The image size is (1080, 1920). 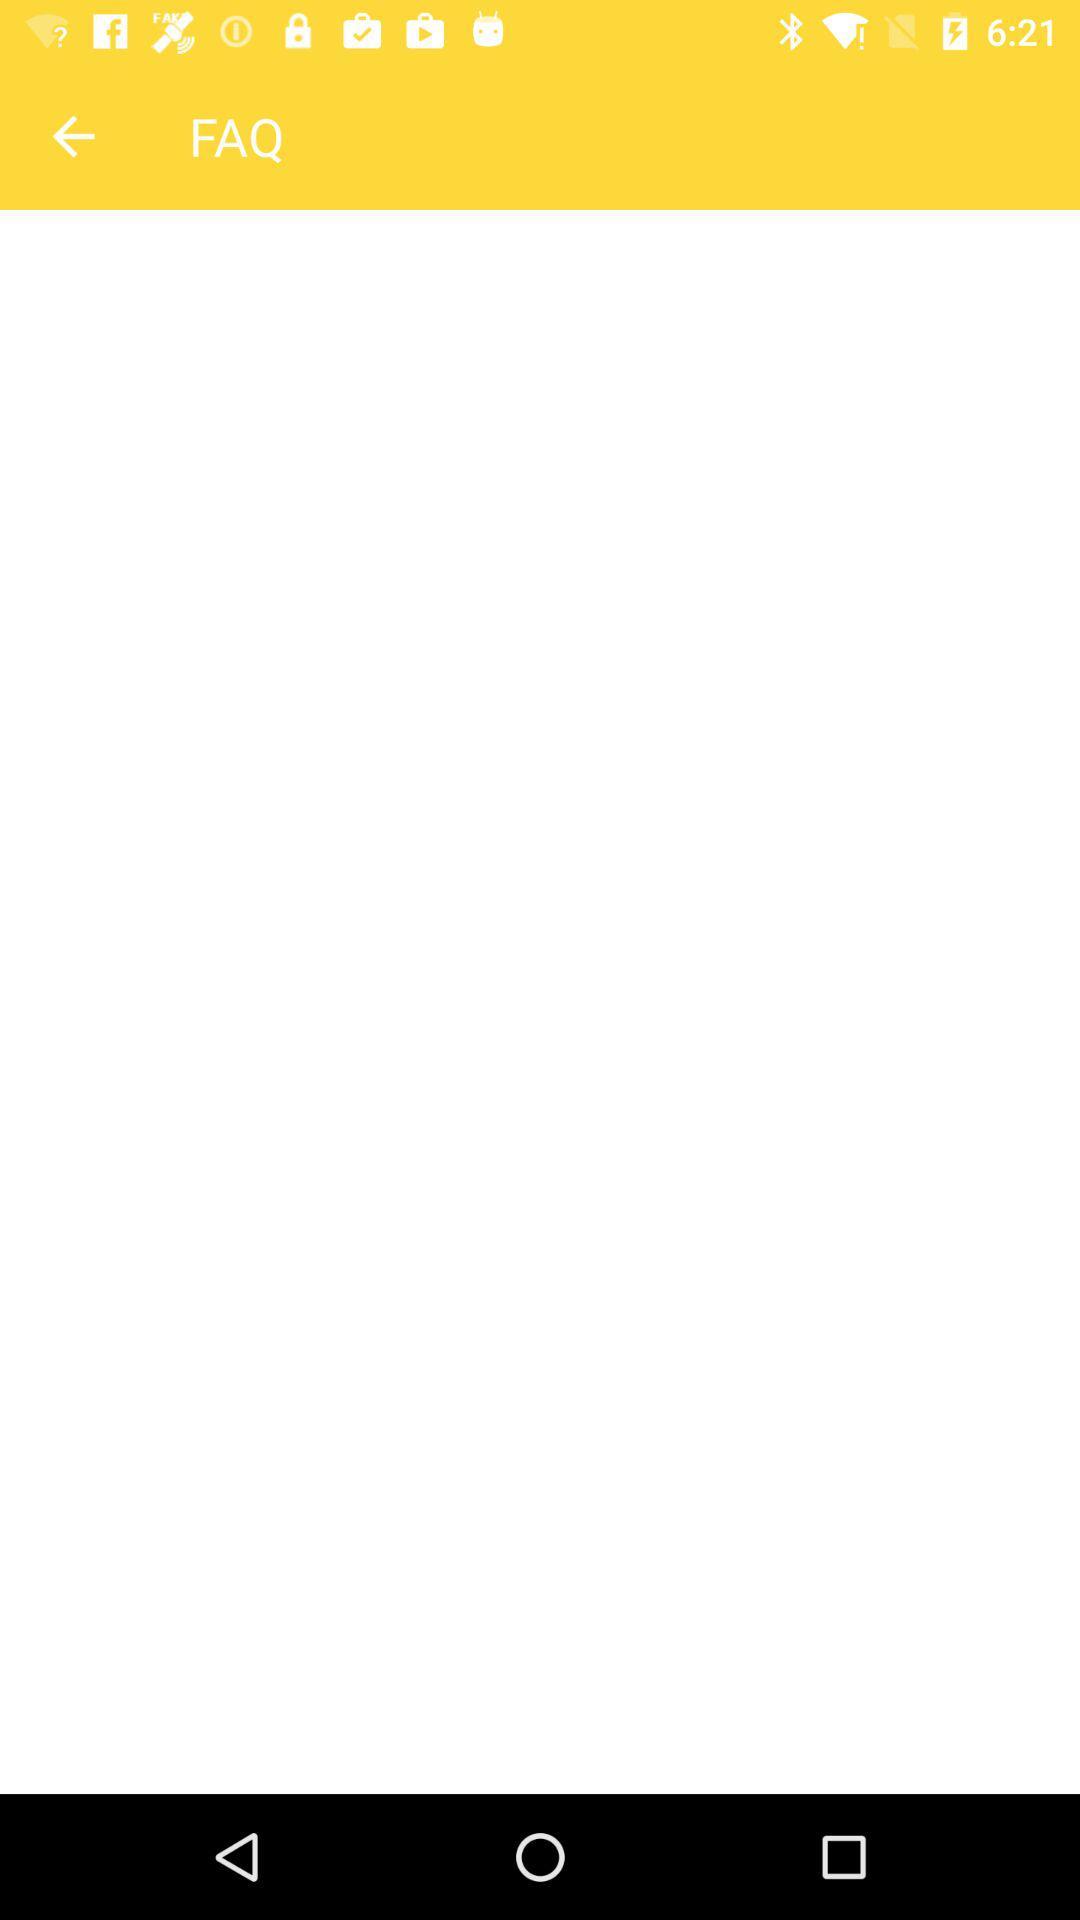 What do you see at coordinates (72, 135) in the screenshot?
I see `the item next to faq icon` at bounding box center [72, 135].